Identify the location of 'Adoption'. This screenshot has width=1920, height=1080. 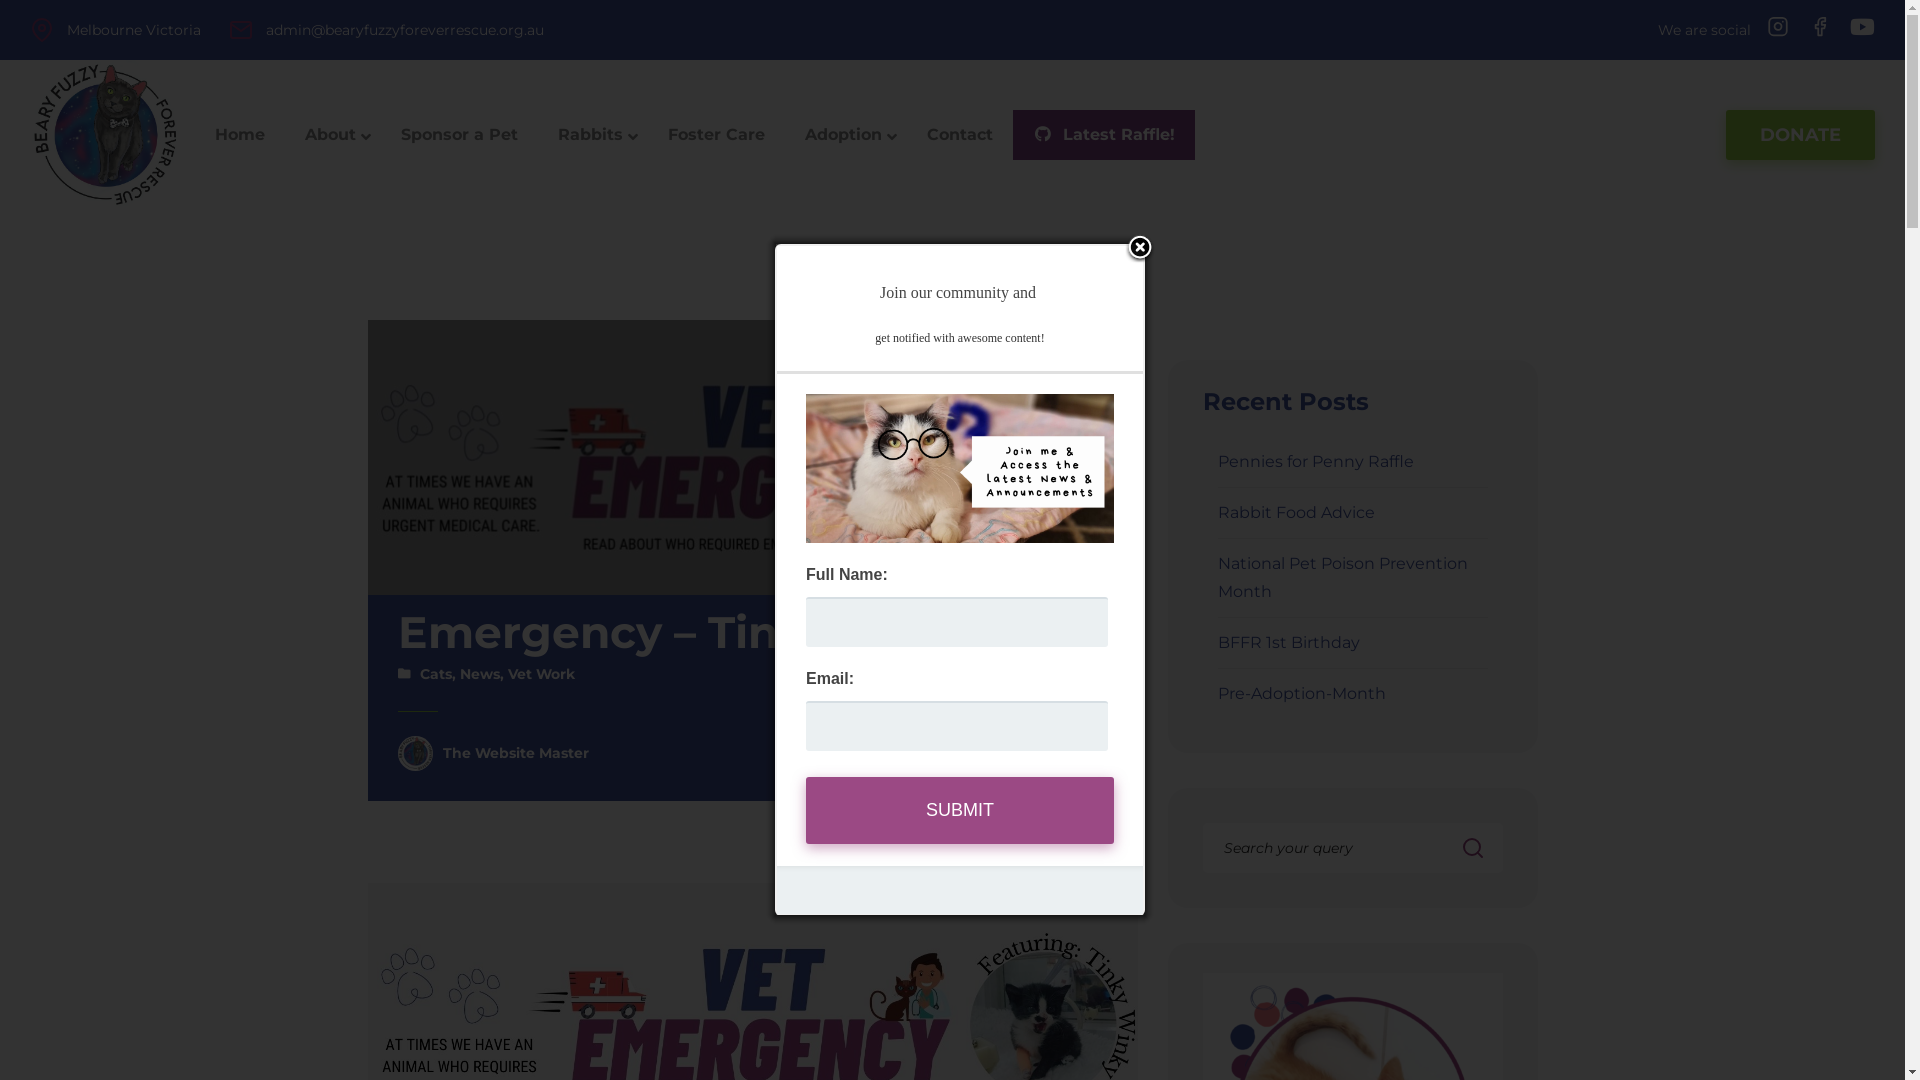
(845, 135).